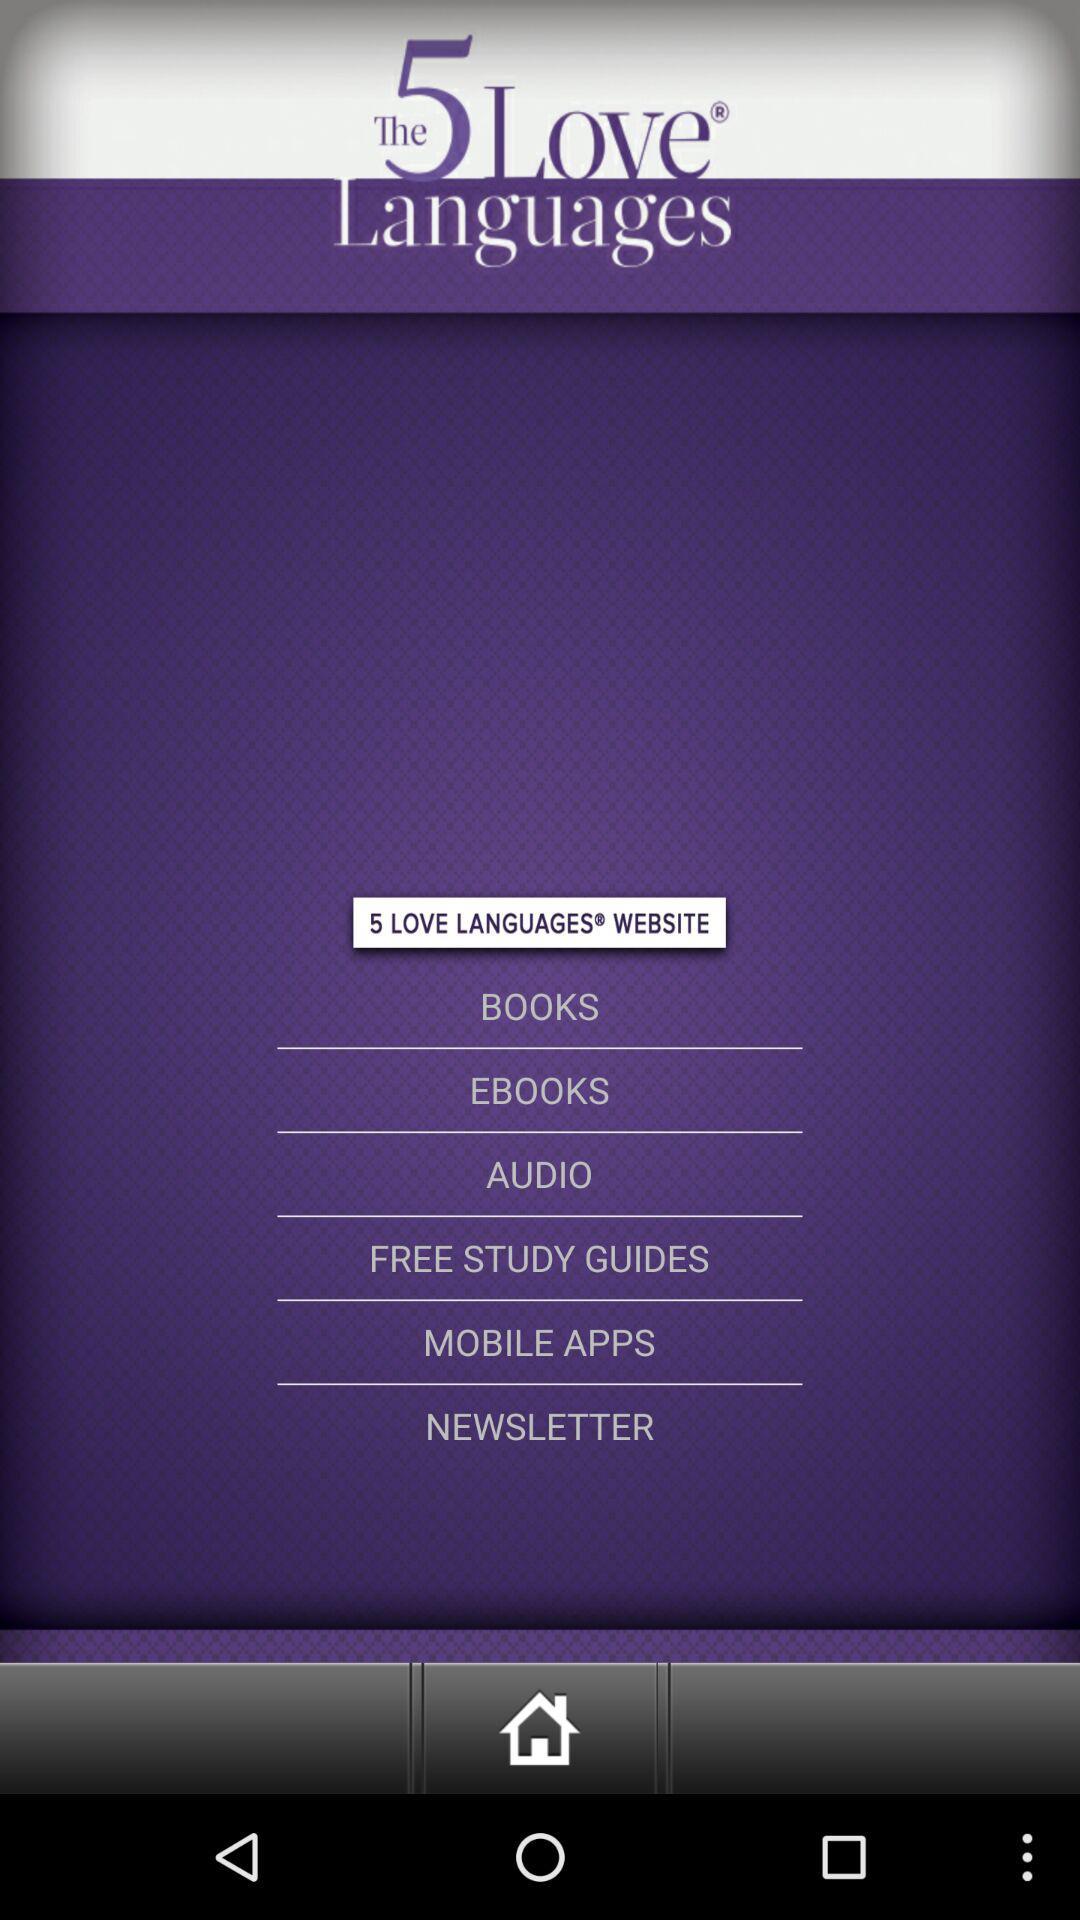  What do you see at coordinates (540, 1425) in the screenshot?
I see `the newsletter option` at bounding box center [540, 1425].